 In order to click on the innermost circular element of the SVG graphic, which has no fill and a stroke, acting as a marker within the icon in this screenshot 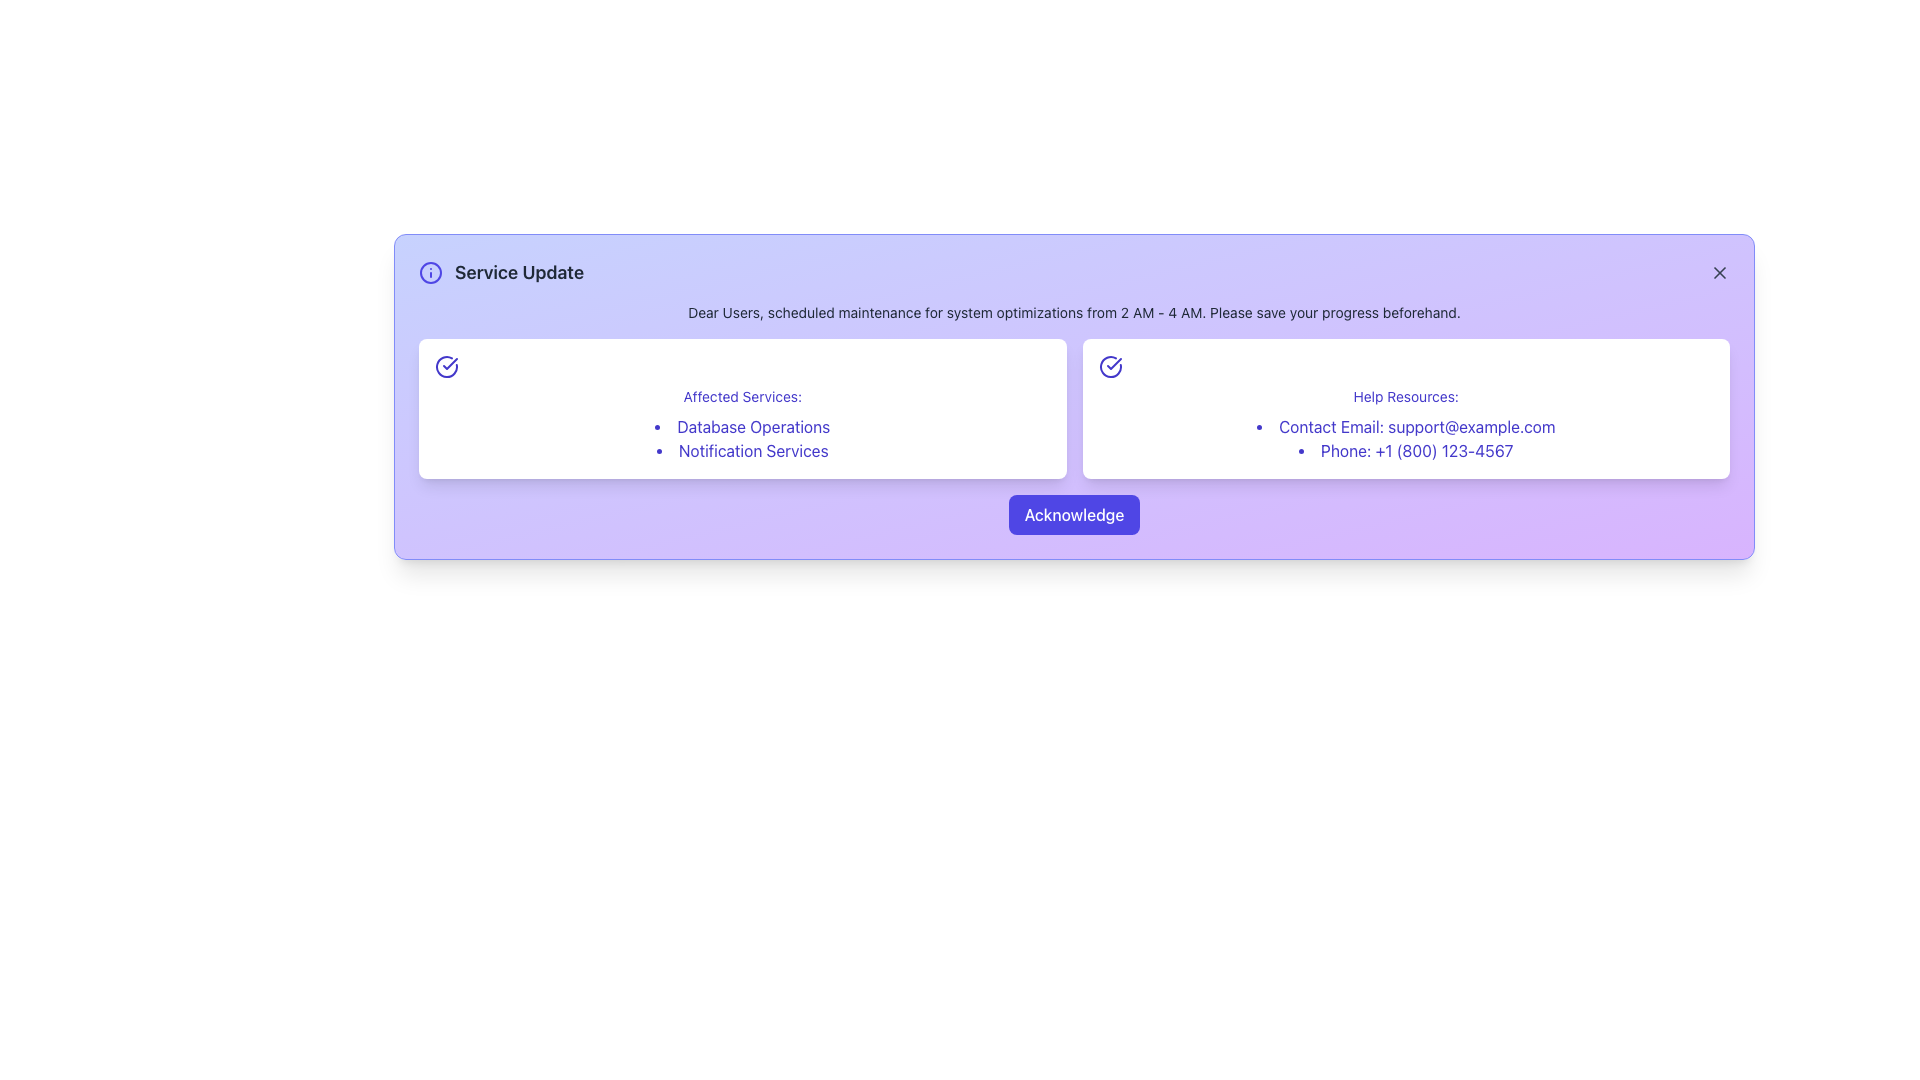, I will do `click(430, 273)`.